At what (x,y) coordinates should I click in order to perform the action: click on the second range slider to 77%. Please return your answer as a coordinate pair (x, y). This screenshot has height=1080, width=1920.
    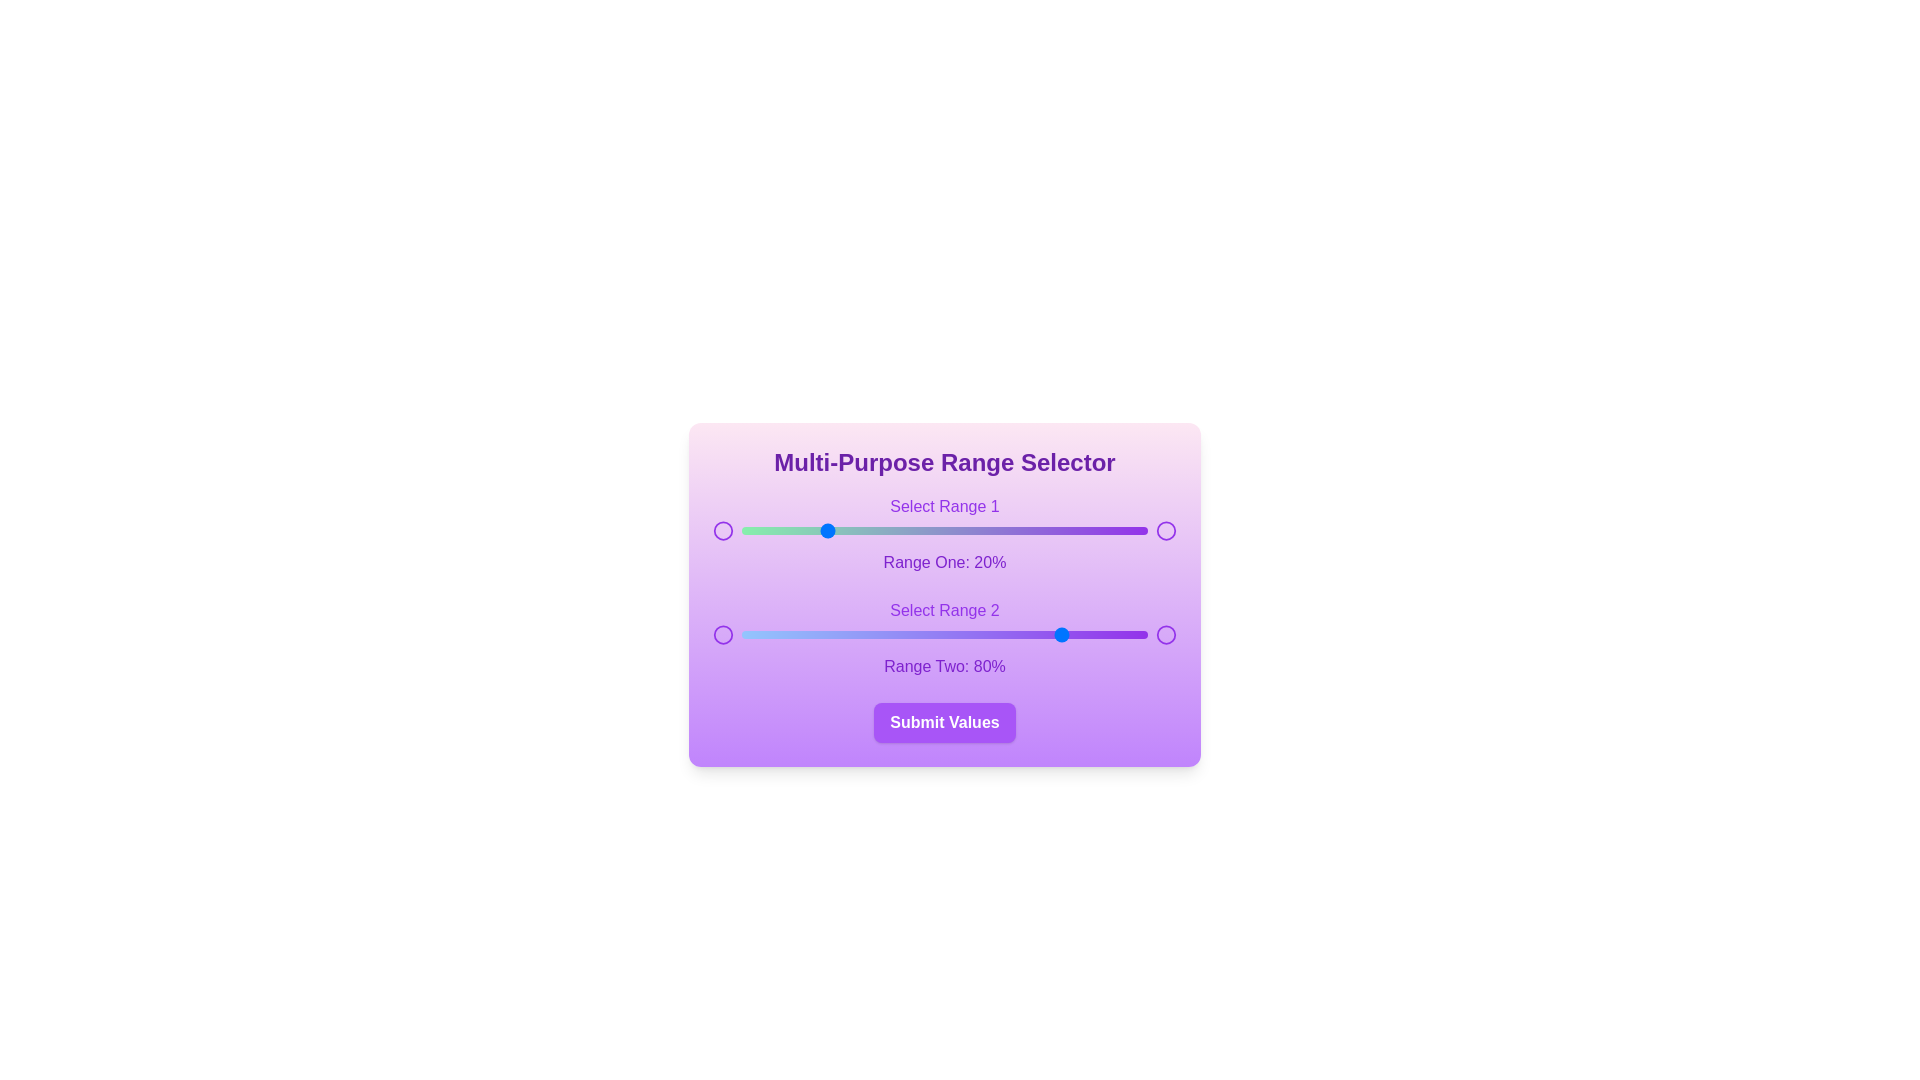
    Looking at the image, I should click on (1053, 635).